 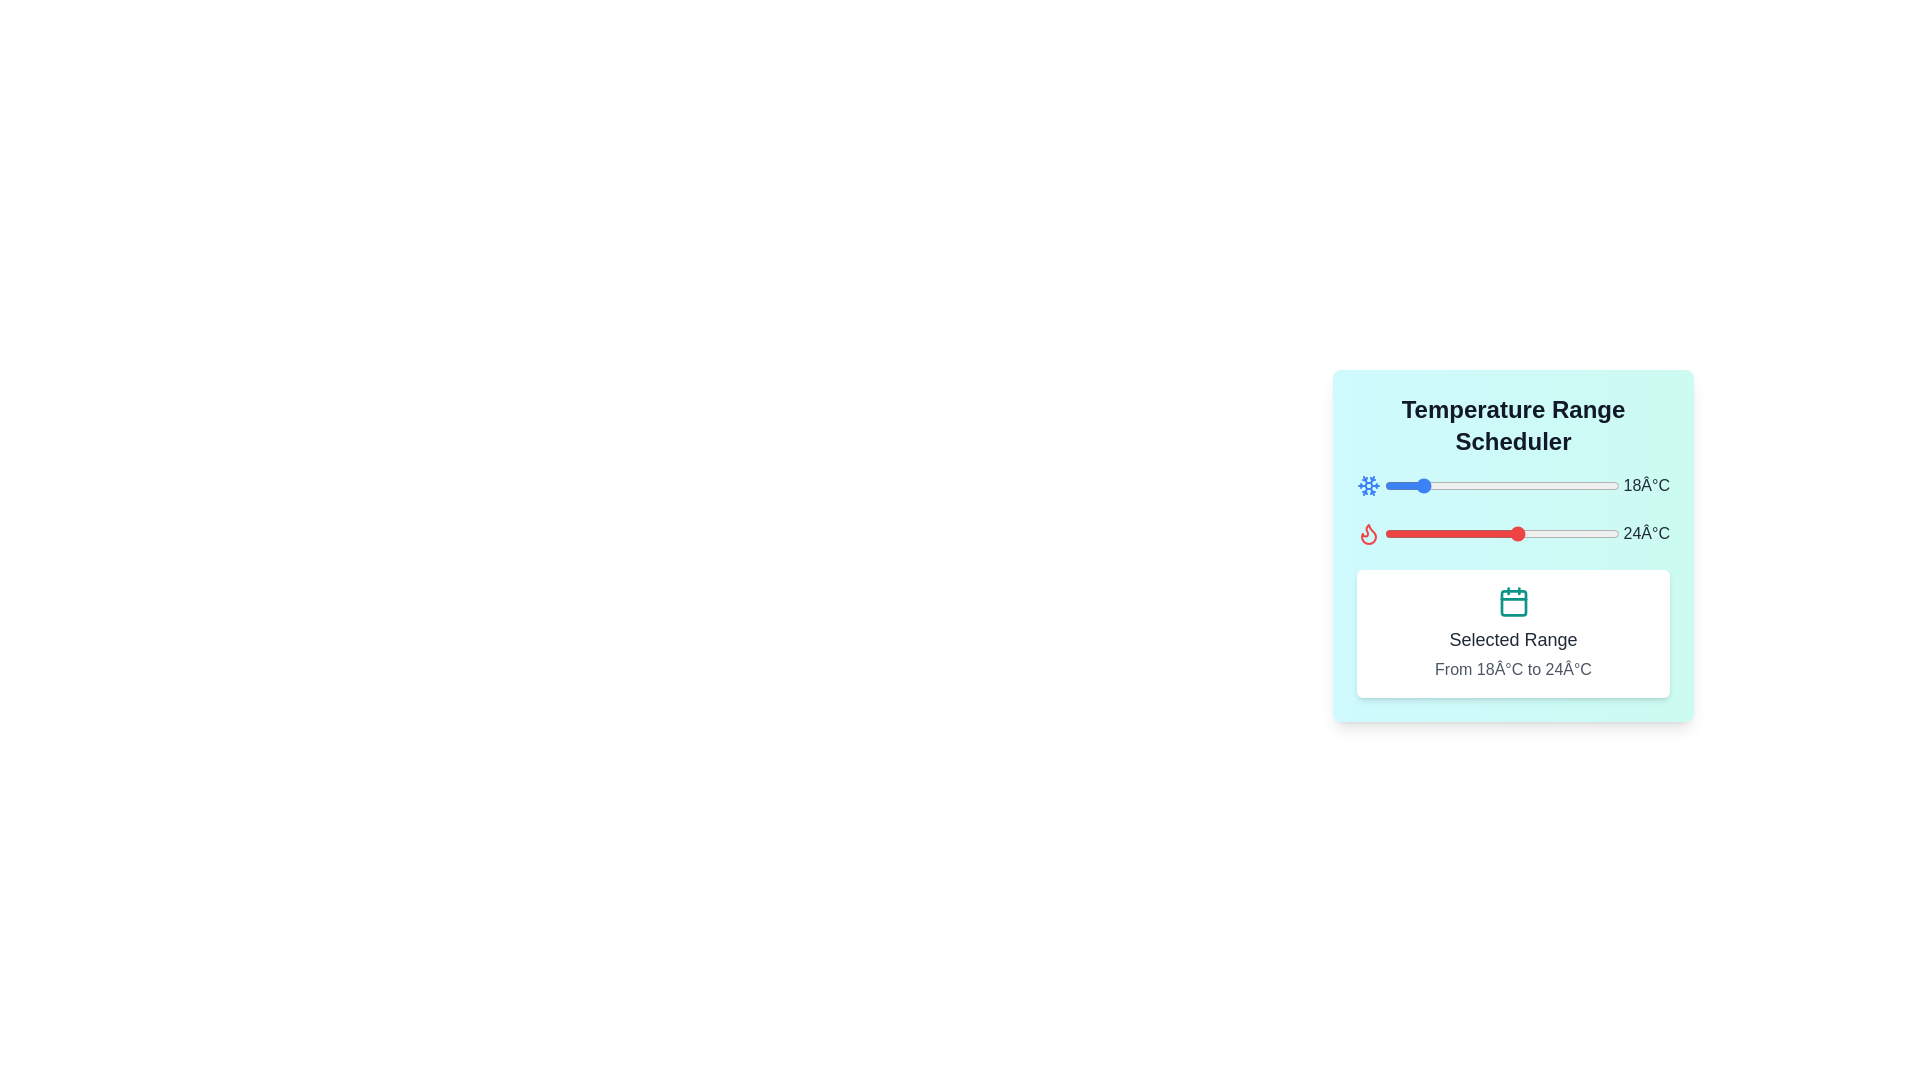 What do you see at coordinates (1502, 532) in the screenshot?
I see `the circular knob of the red horizontal range slider, which indicates a temperature range` at bounding box center [1502, 532].